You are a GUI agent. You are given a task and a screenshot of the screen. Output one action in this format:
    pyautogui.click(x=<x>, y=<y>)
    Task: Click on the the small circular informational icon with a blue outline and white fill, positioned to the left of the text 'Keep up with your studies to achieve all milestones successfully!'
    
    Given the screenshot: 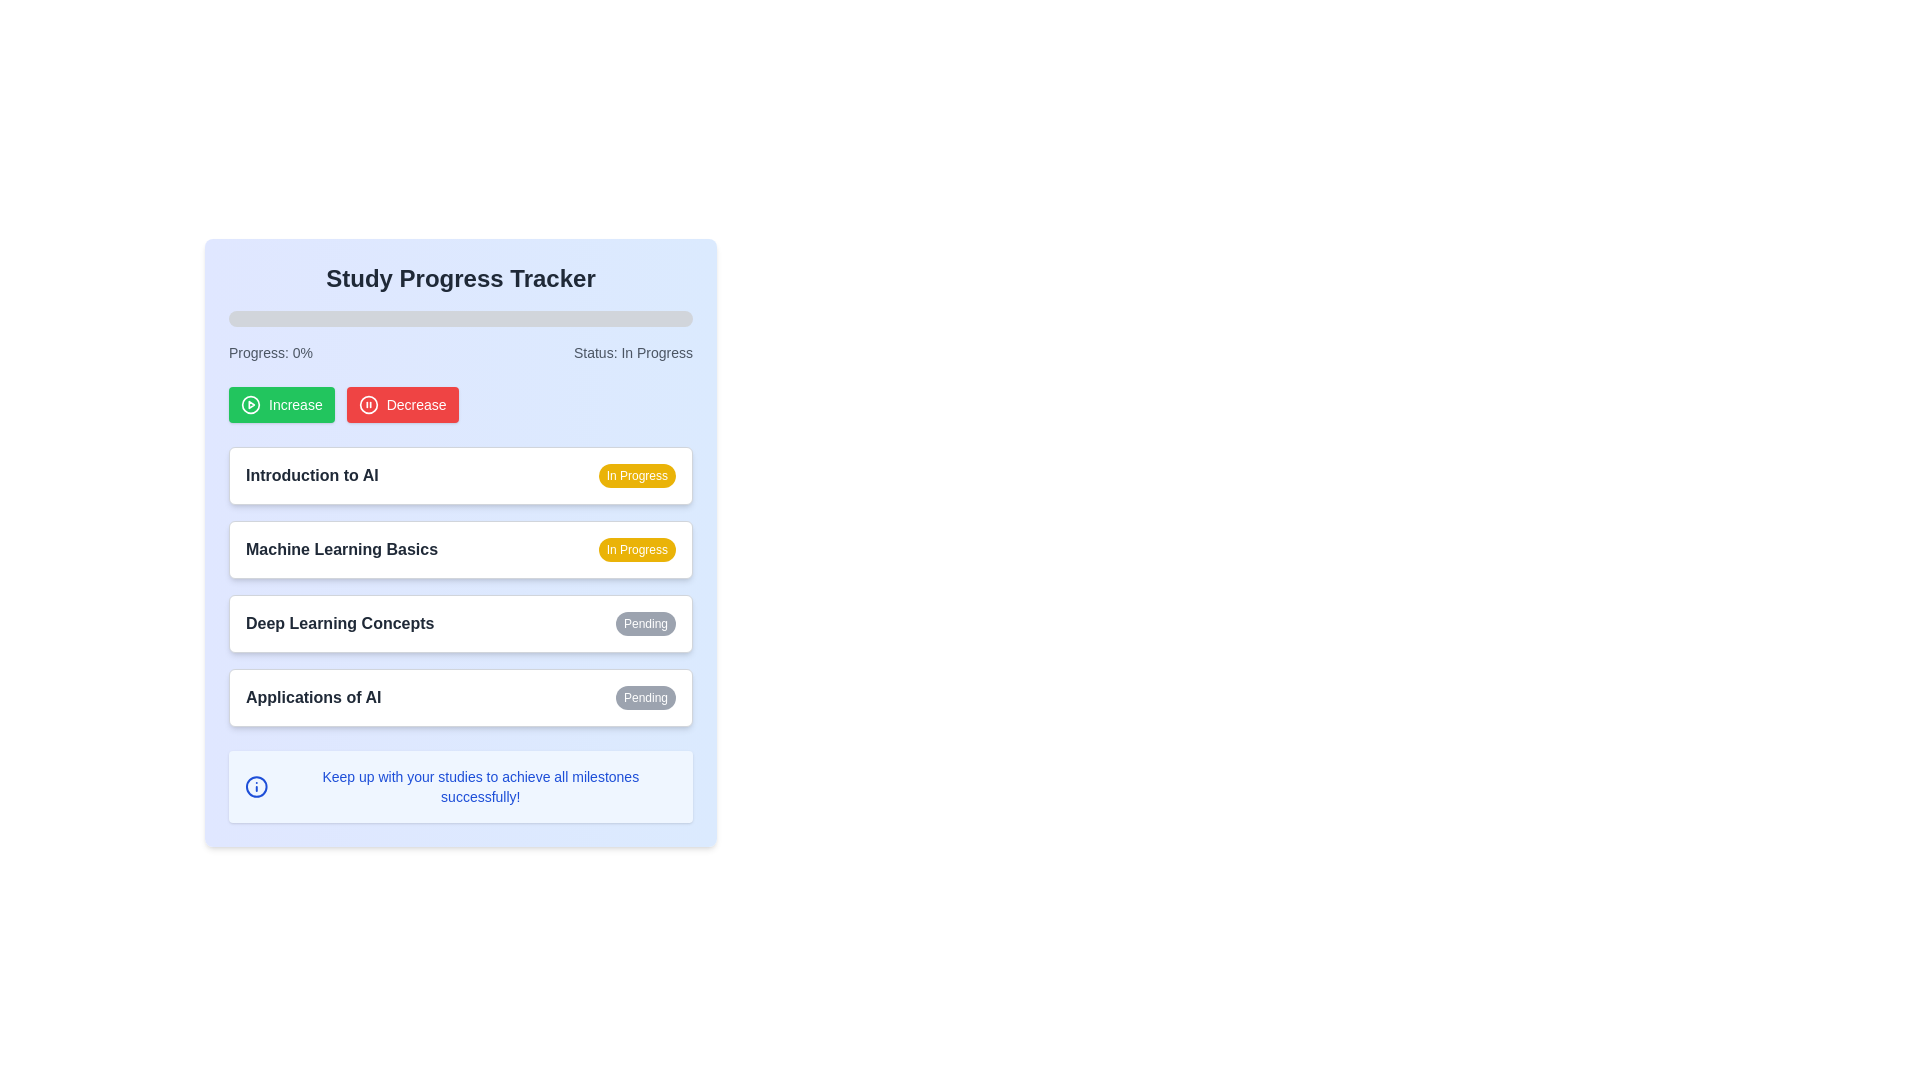 What is the action you would take?
    pyautogui.click(x=255, y=785)
    